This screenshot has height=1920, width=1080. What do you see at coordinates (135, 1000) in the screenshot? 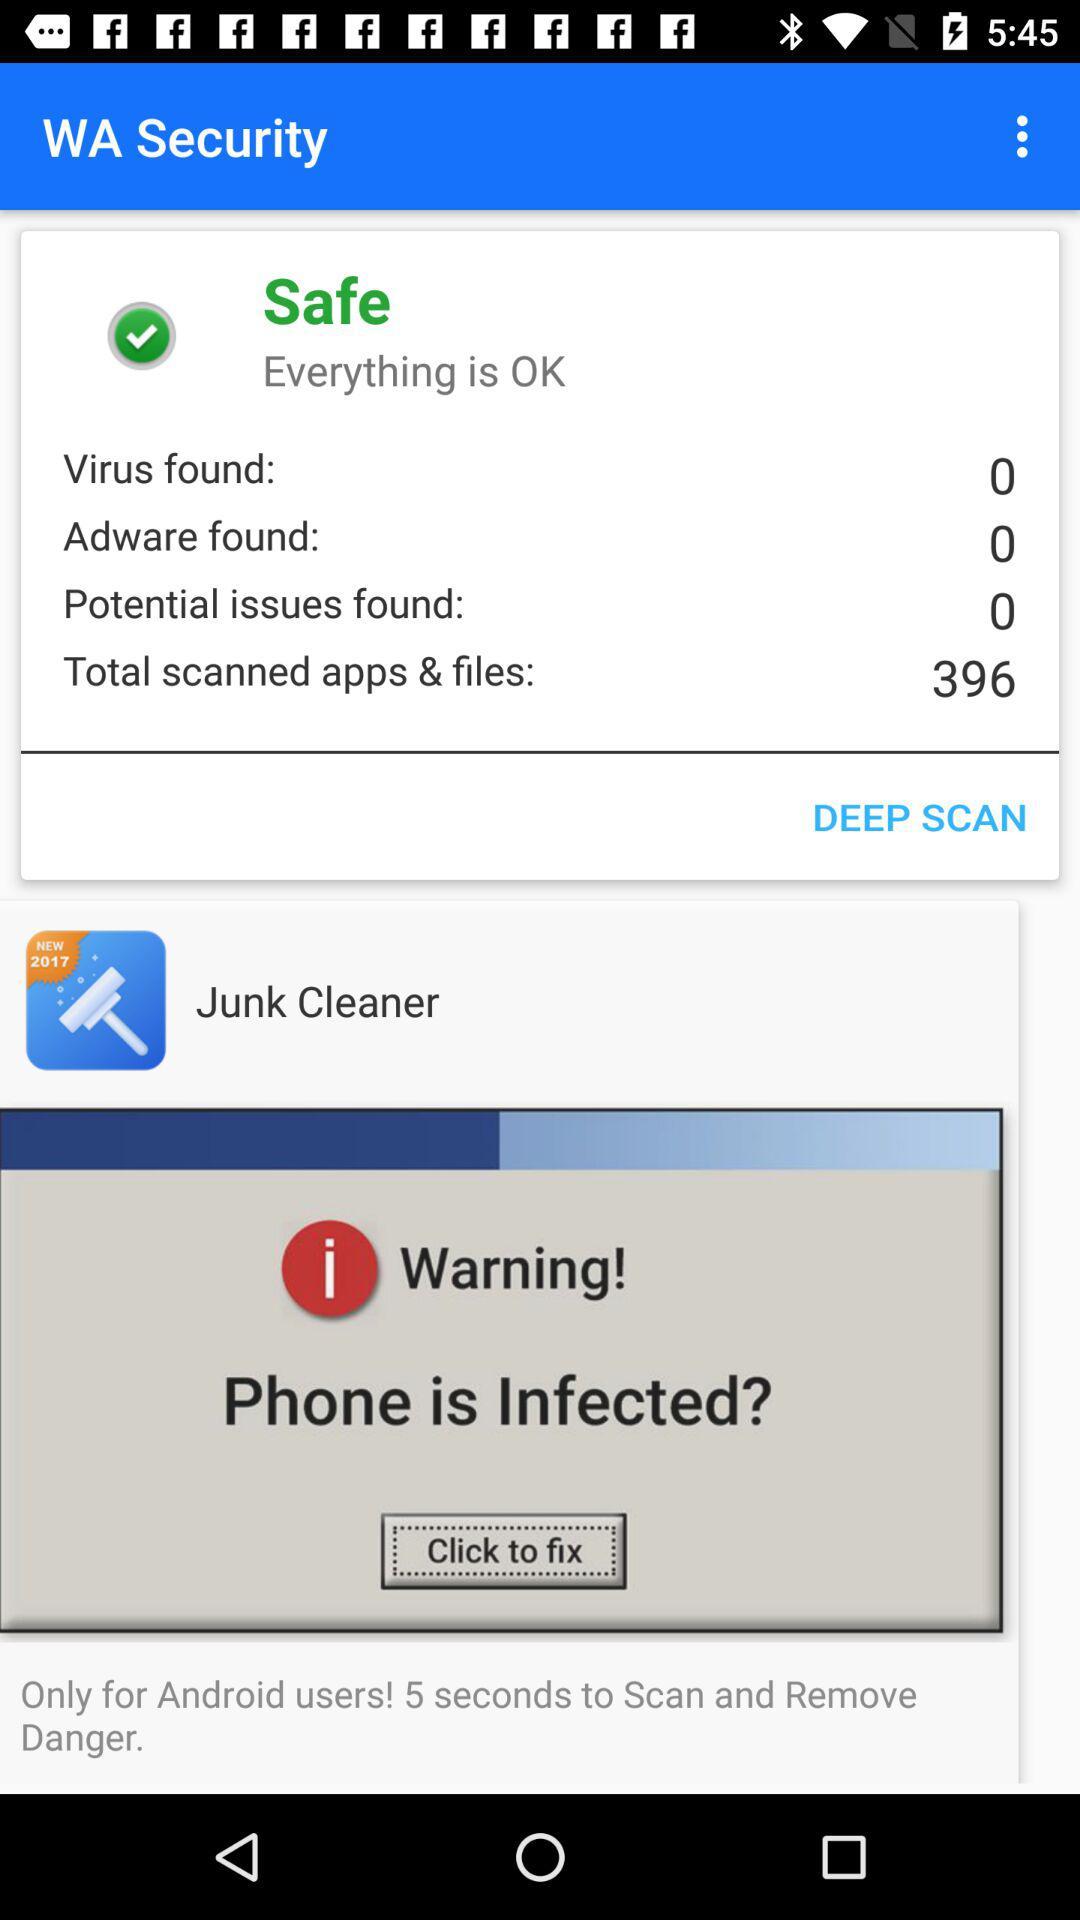
I see `advertisement for another app` at bounding box center [135, 1000].